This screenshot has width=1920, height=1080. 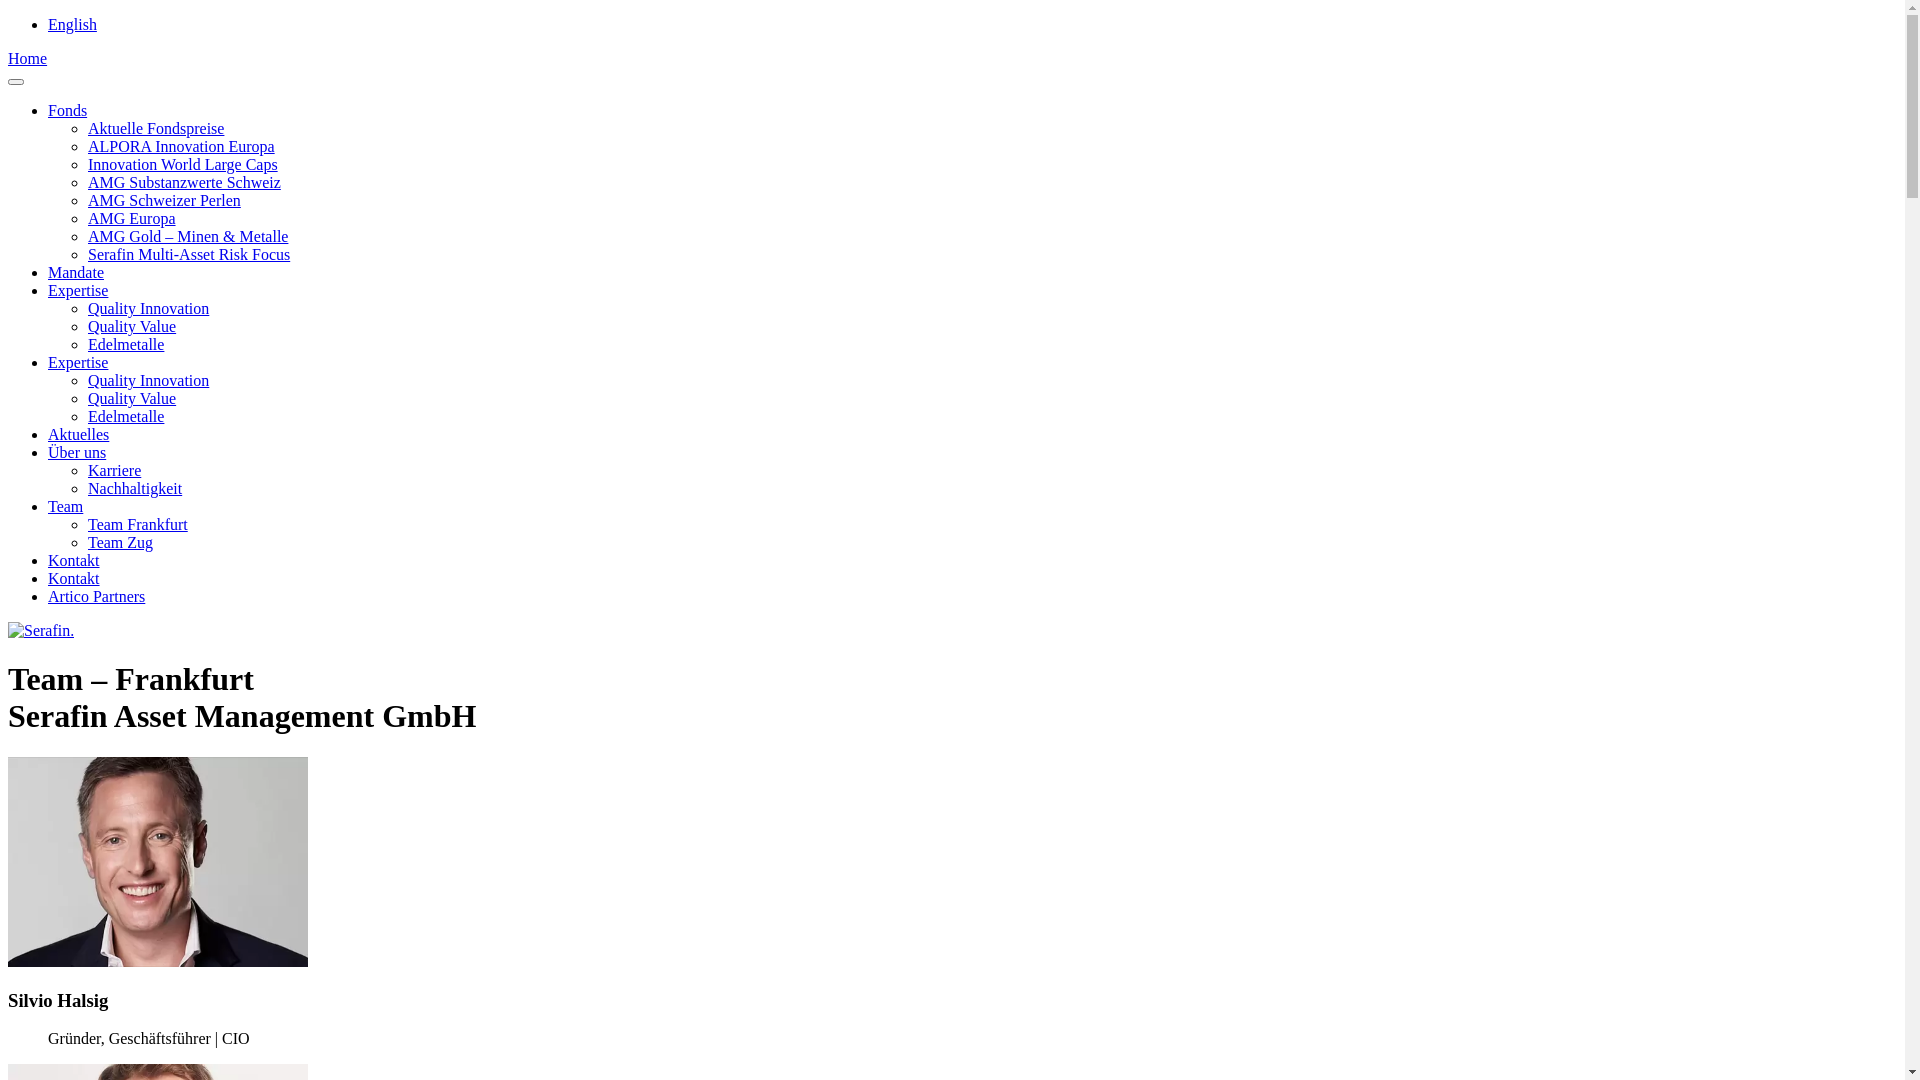 I want to click on 'Edelmetalle', so click(x=124, y=343).